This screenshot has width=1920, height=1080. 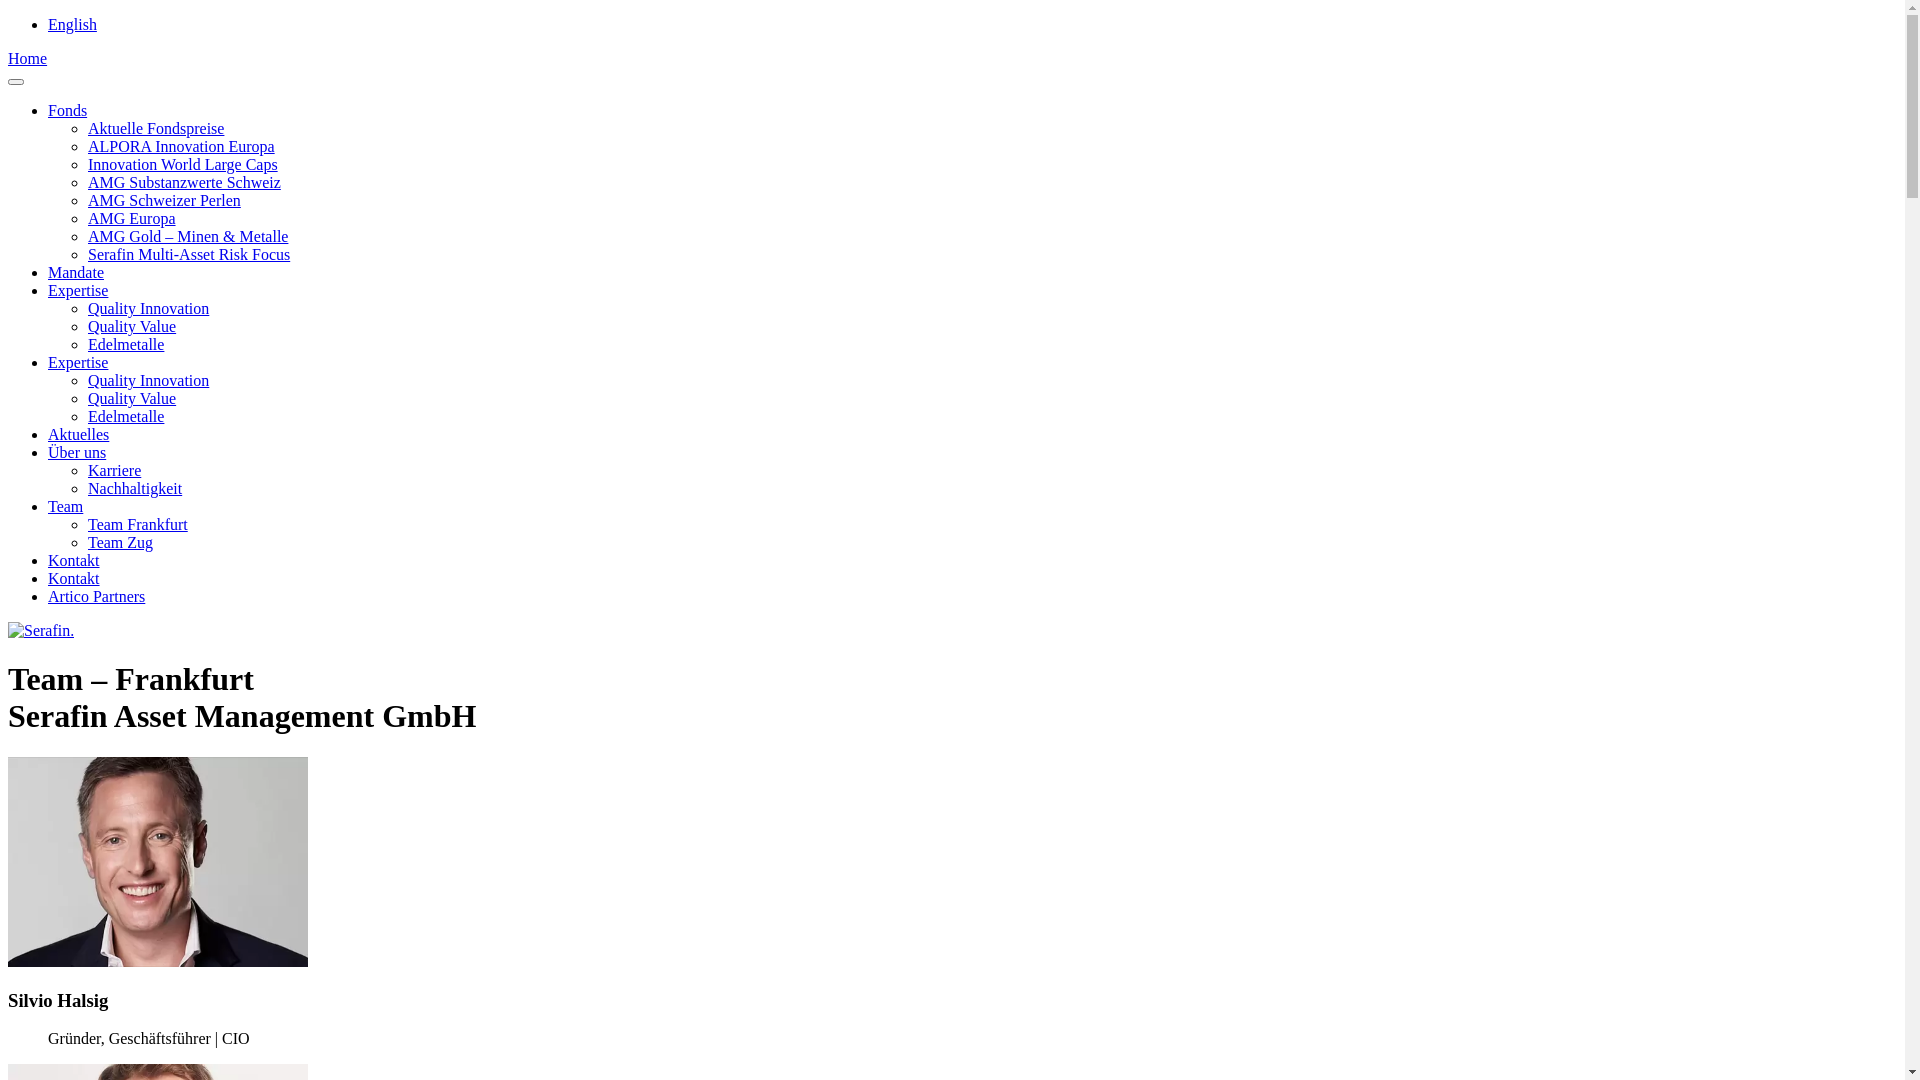 I want to click on 'Edelmetalle', so click(x=124, y=343).